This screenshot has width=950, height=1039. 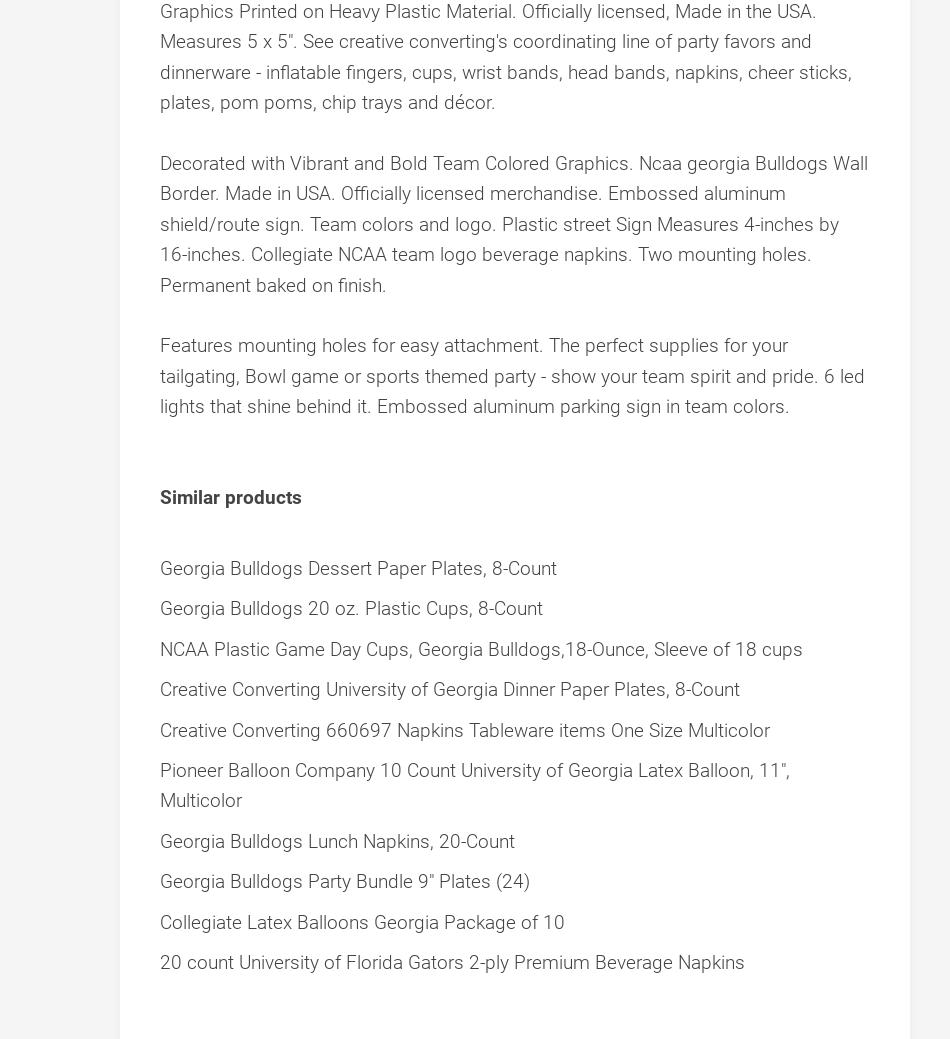 What do you see at coordinates (475, 784) in the screenshot?
I see `'Pioneer Balloon Company 10 Count University of Georgia Latex Balloon, 11", Multicolor'` at bounding box center [475, 784].